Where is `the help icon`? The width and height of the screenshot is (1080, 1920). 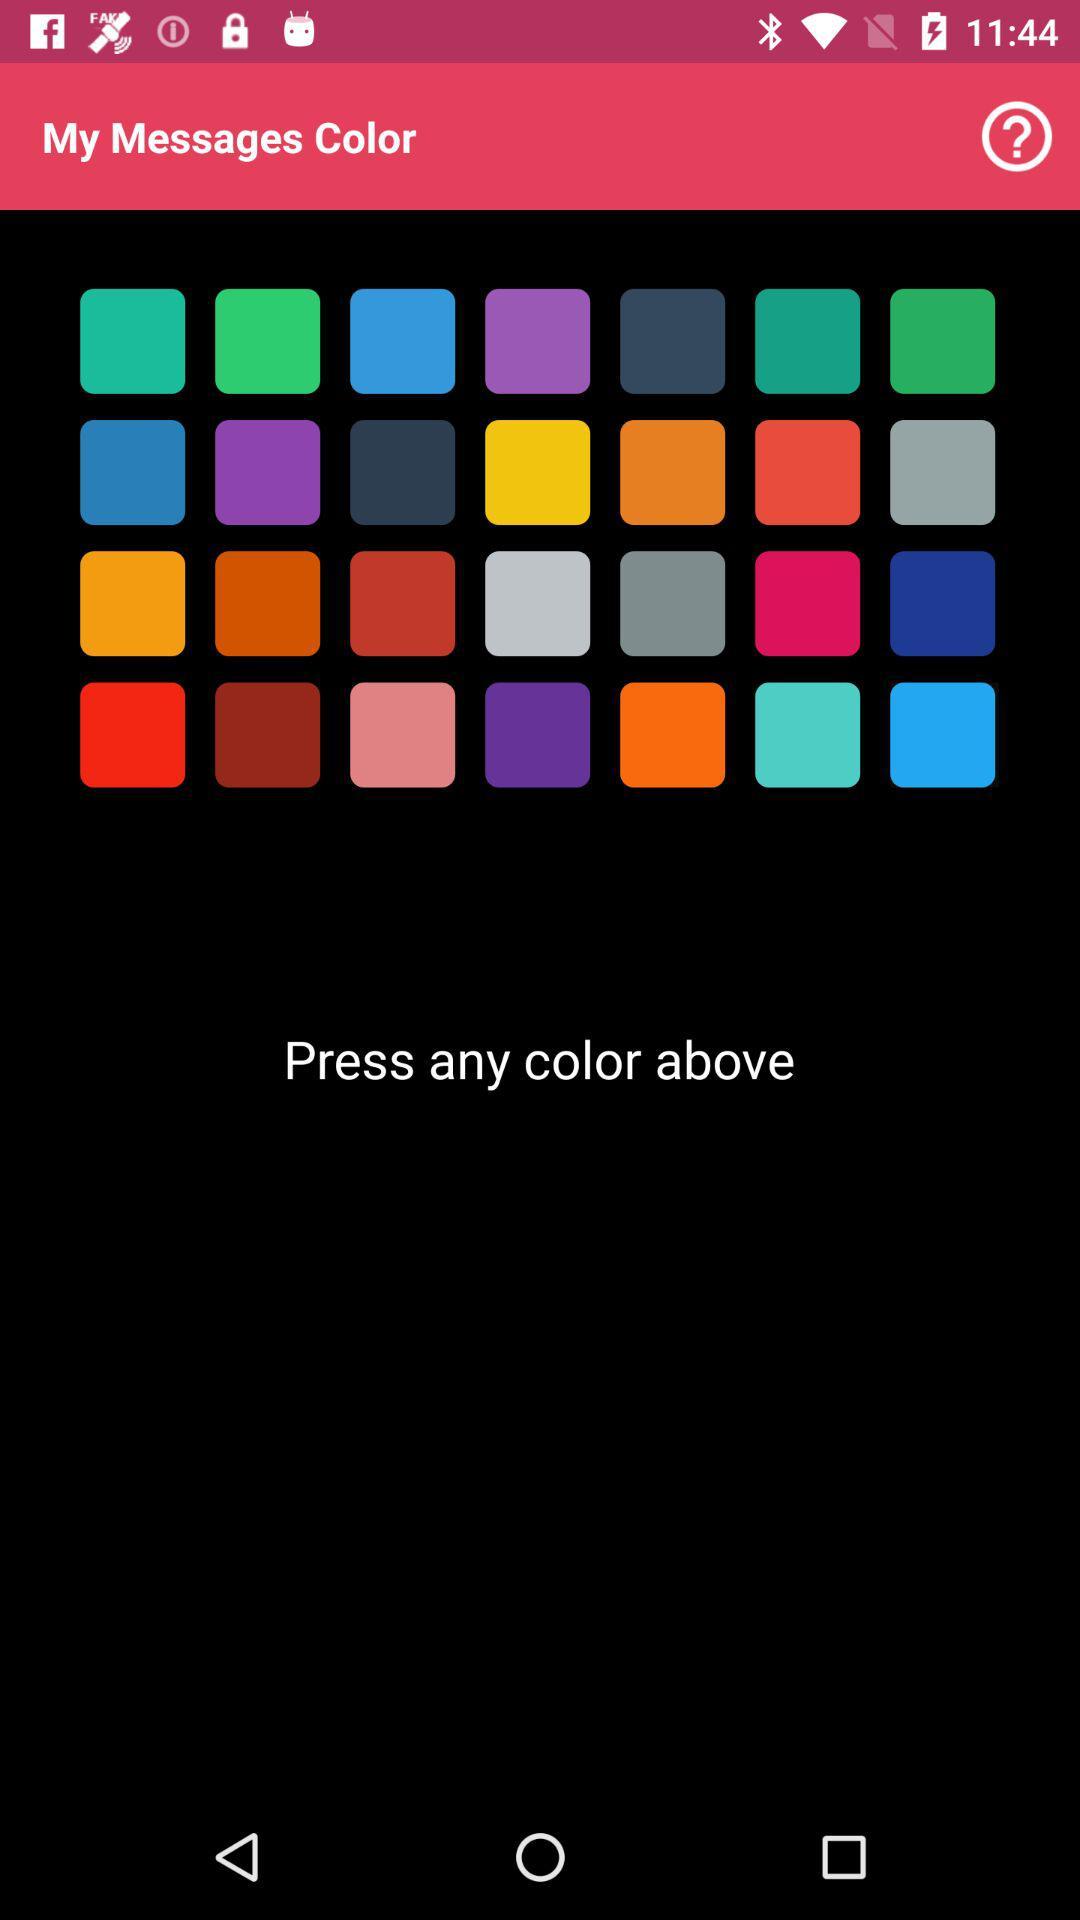 the help icon is located at coordinates (1017, 136).